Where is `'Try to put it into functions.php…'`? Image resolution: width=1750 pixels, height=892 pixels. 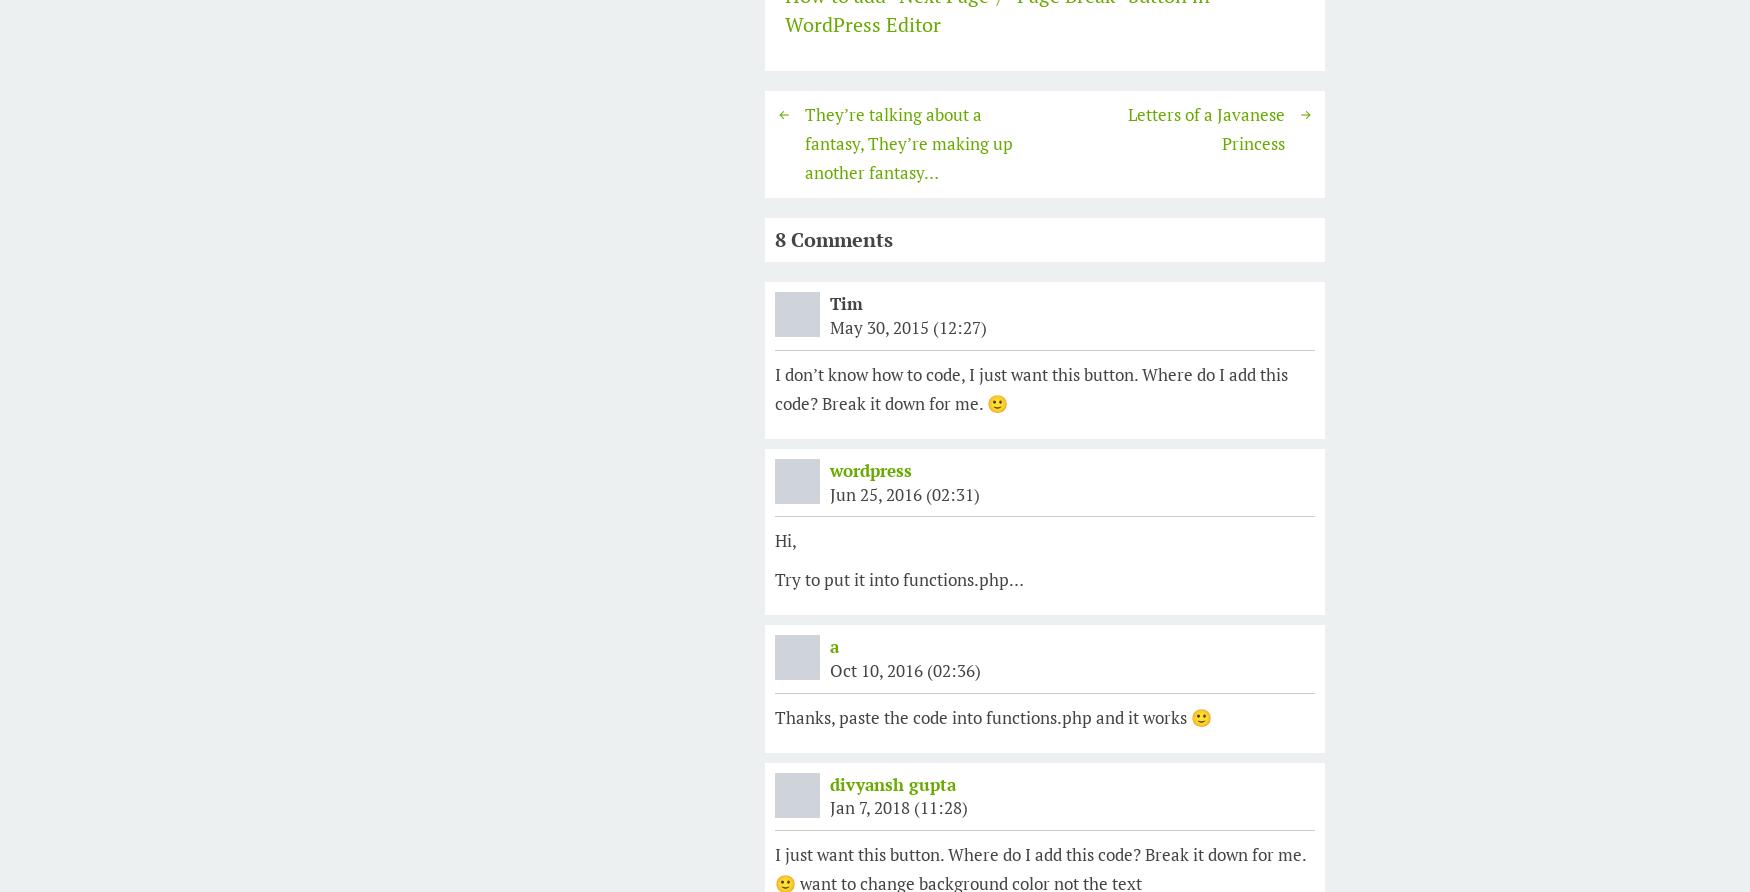
'Try to put it into functions.php…' is located at coordinates (774, 578).